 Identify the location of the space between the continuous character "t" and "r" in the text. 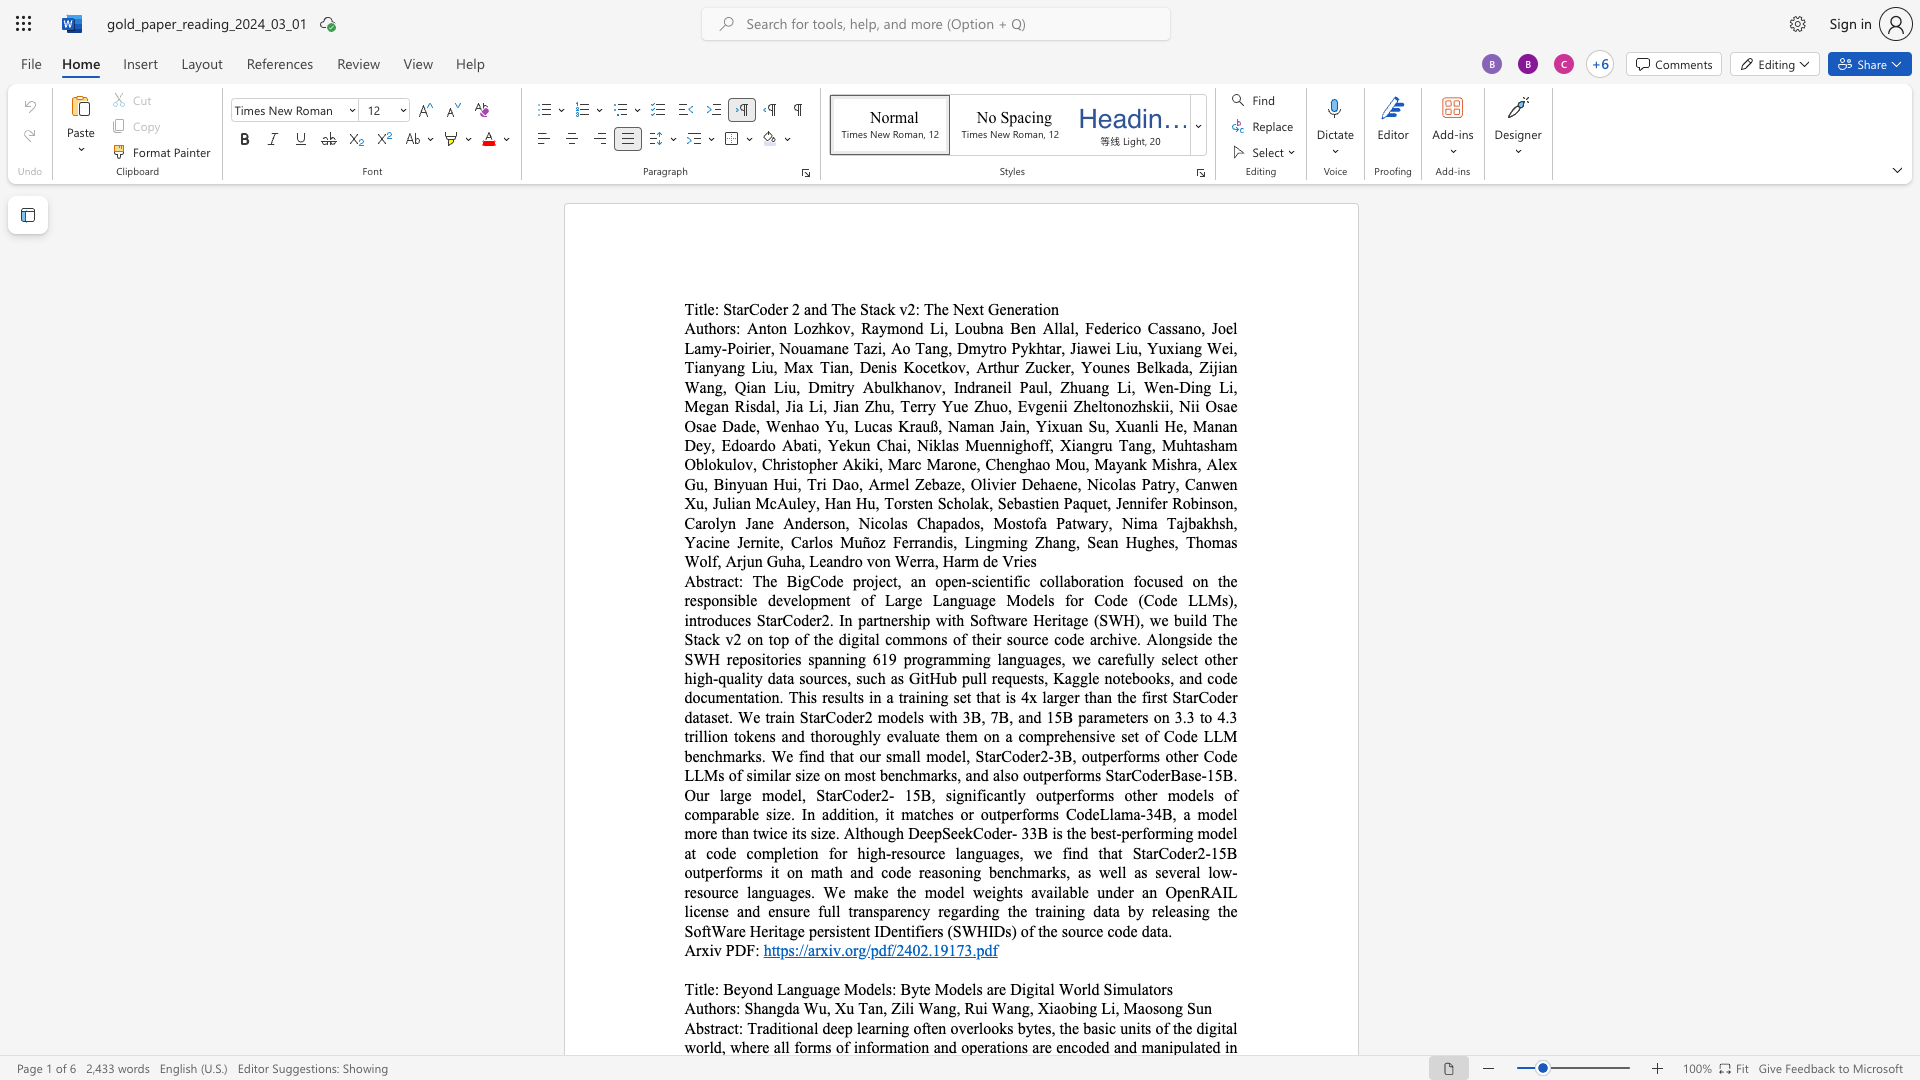
(715, 1028).